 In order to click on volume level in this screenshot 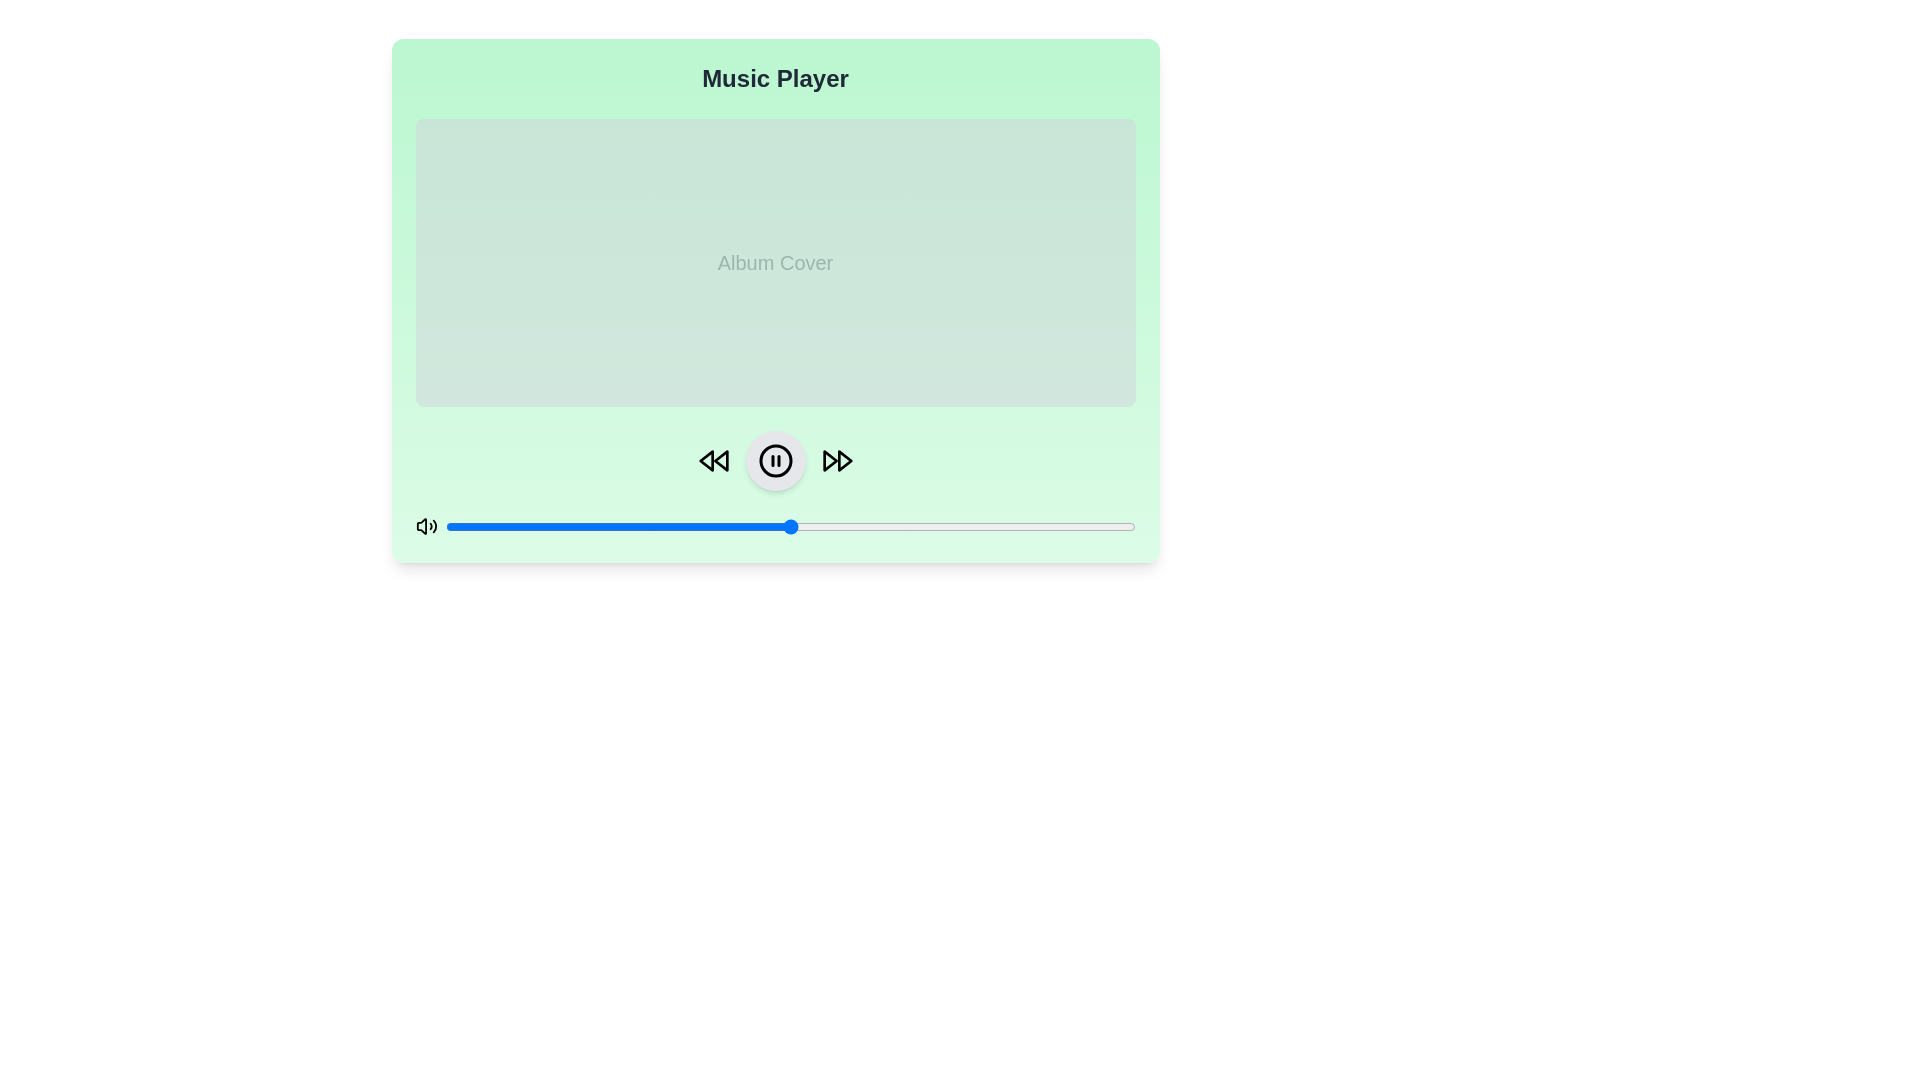, I will do `click(720, 526)`.